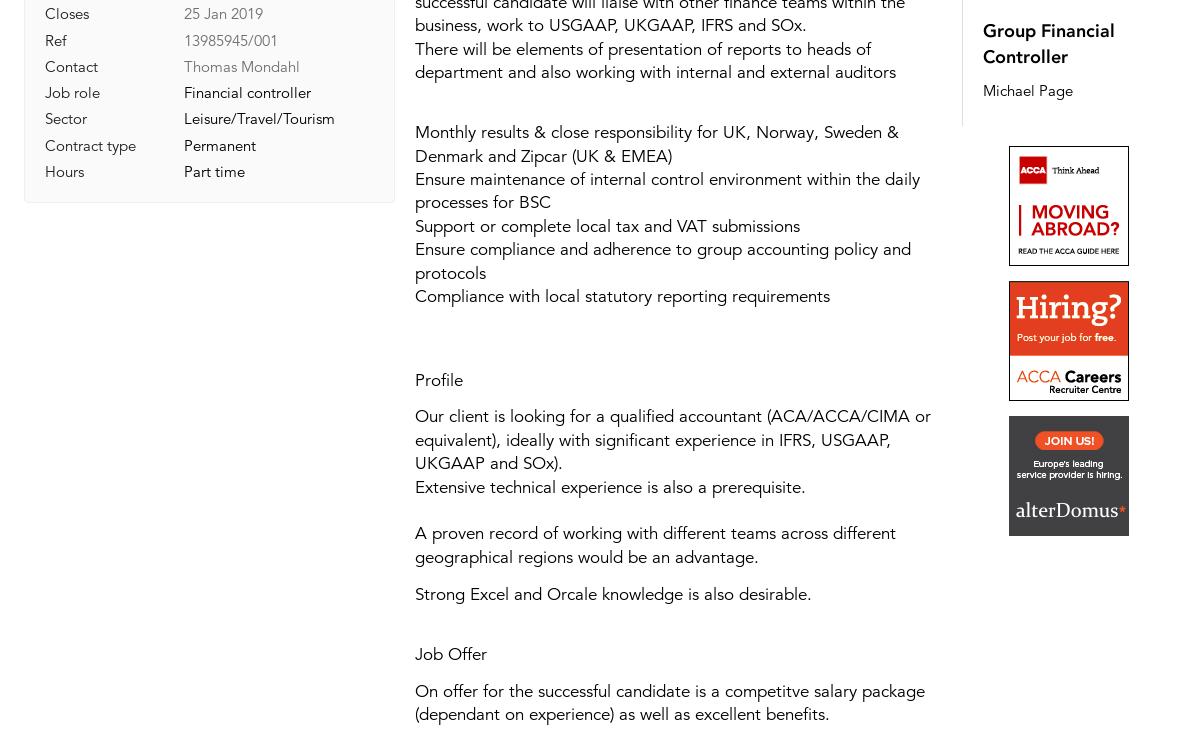 This screenshot has width=1200, height=743. What do you see at coordinates (213, 169) in the screenshot?
I see `'Part time'` at bounding box center [213, 169].